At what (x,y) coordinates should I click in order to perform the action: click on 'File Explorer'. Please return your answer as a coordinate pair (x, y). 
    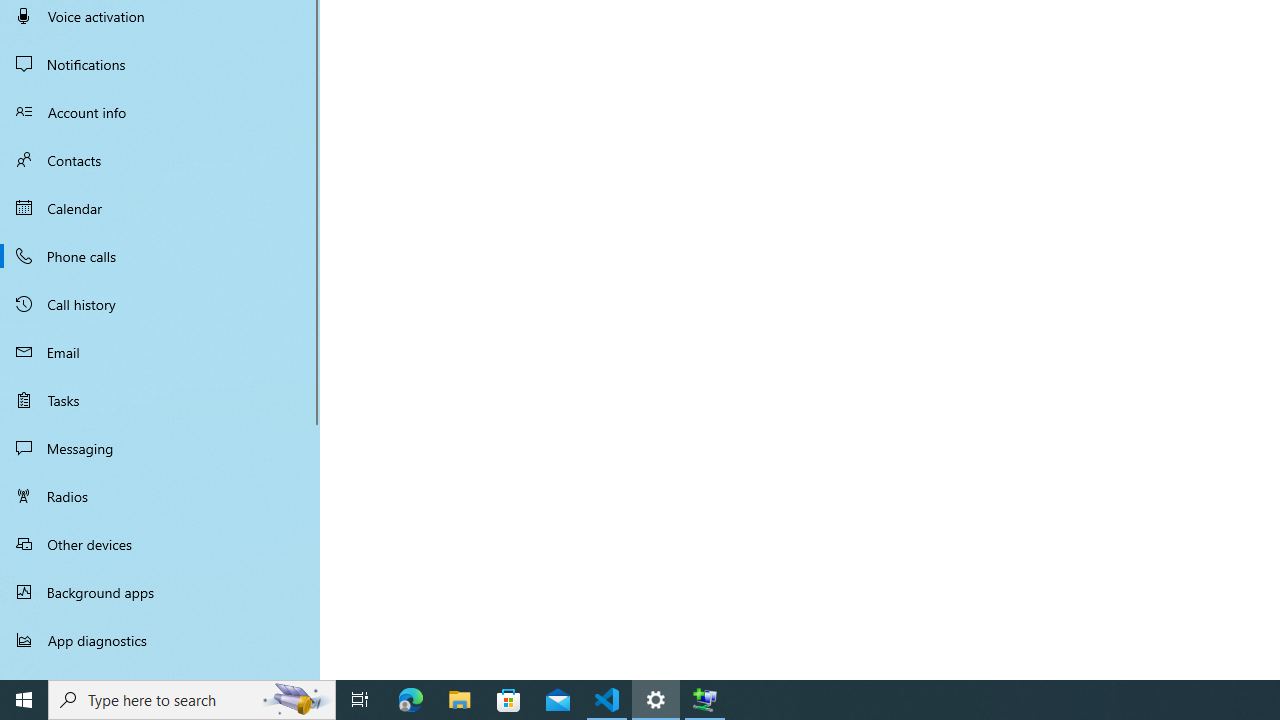
    Looking at the image, I should click on (459, 698).